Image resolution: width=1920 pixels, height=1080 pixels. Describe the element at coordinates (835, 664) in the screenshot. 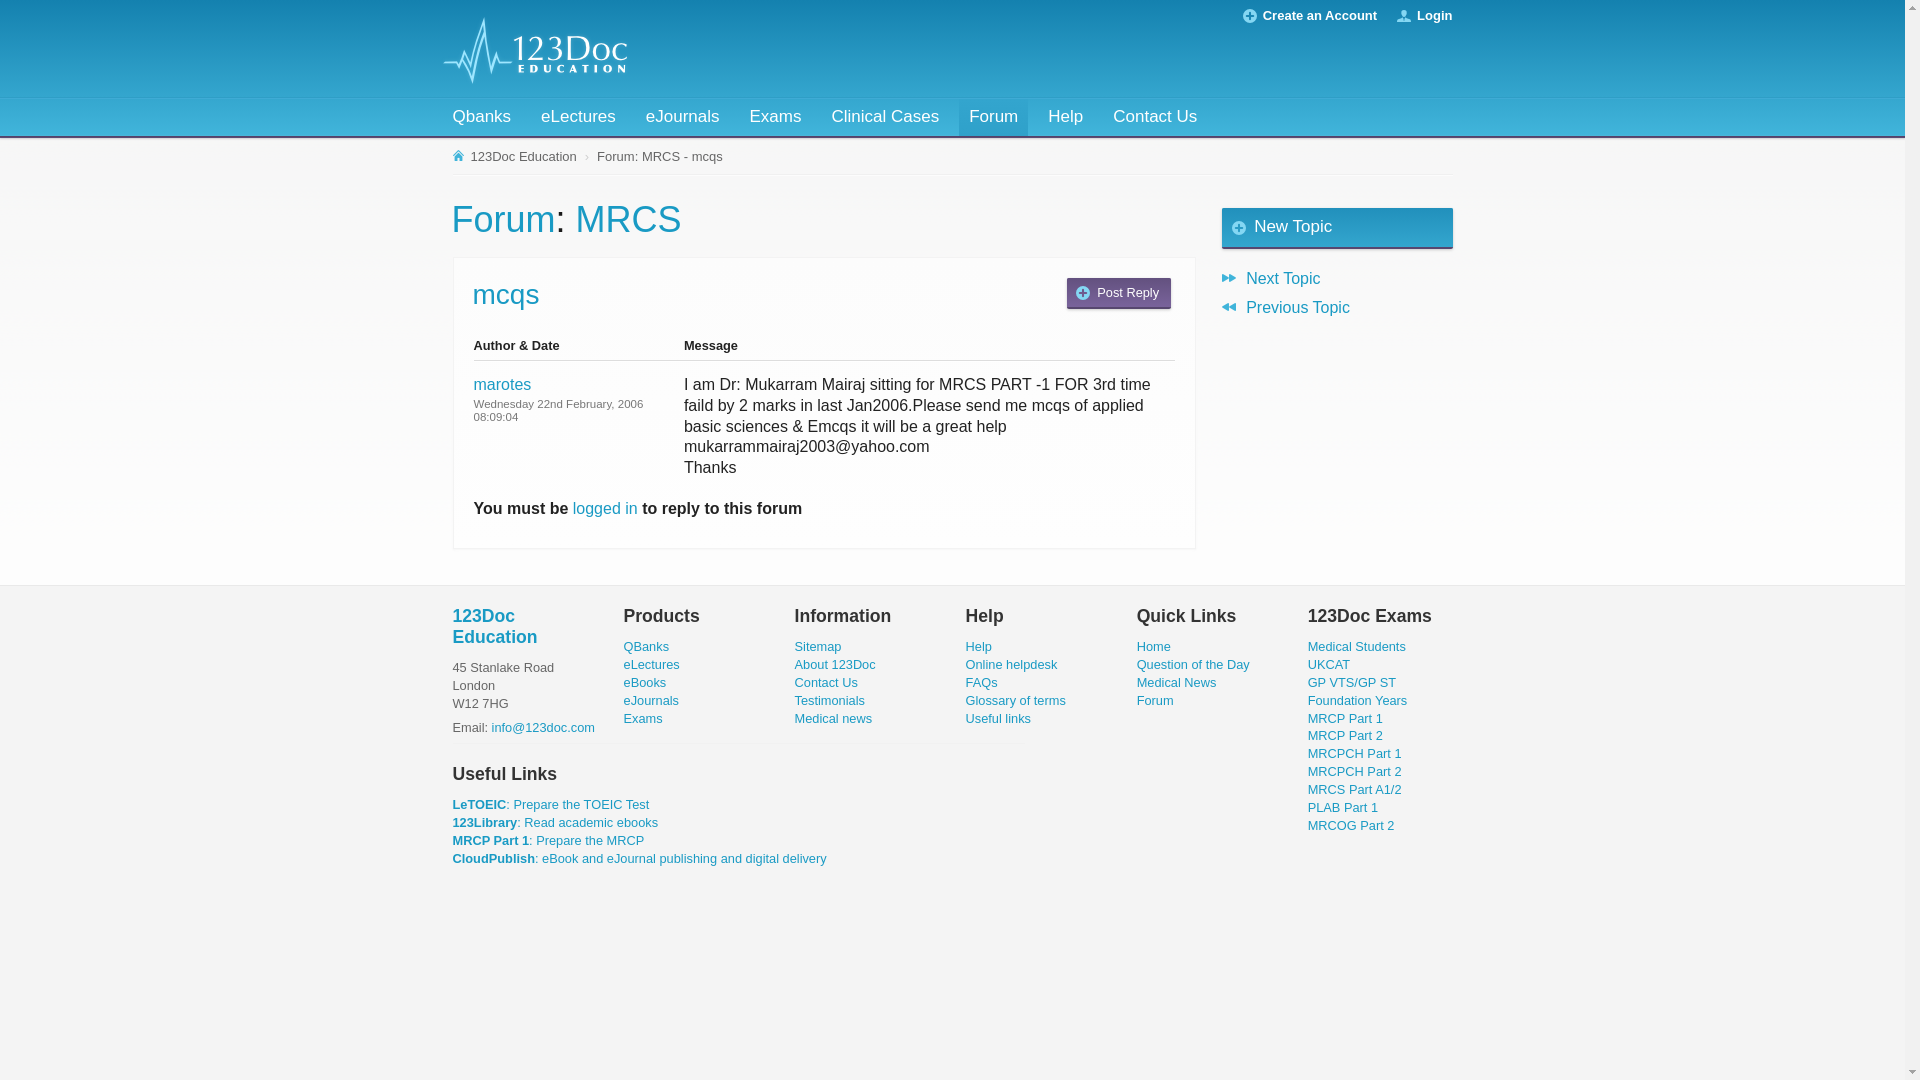

I see `'About 123Doc'` at that location.